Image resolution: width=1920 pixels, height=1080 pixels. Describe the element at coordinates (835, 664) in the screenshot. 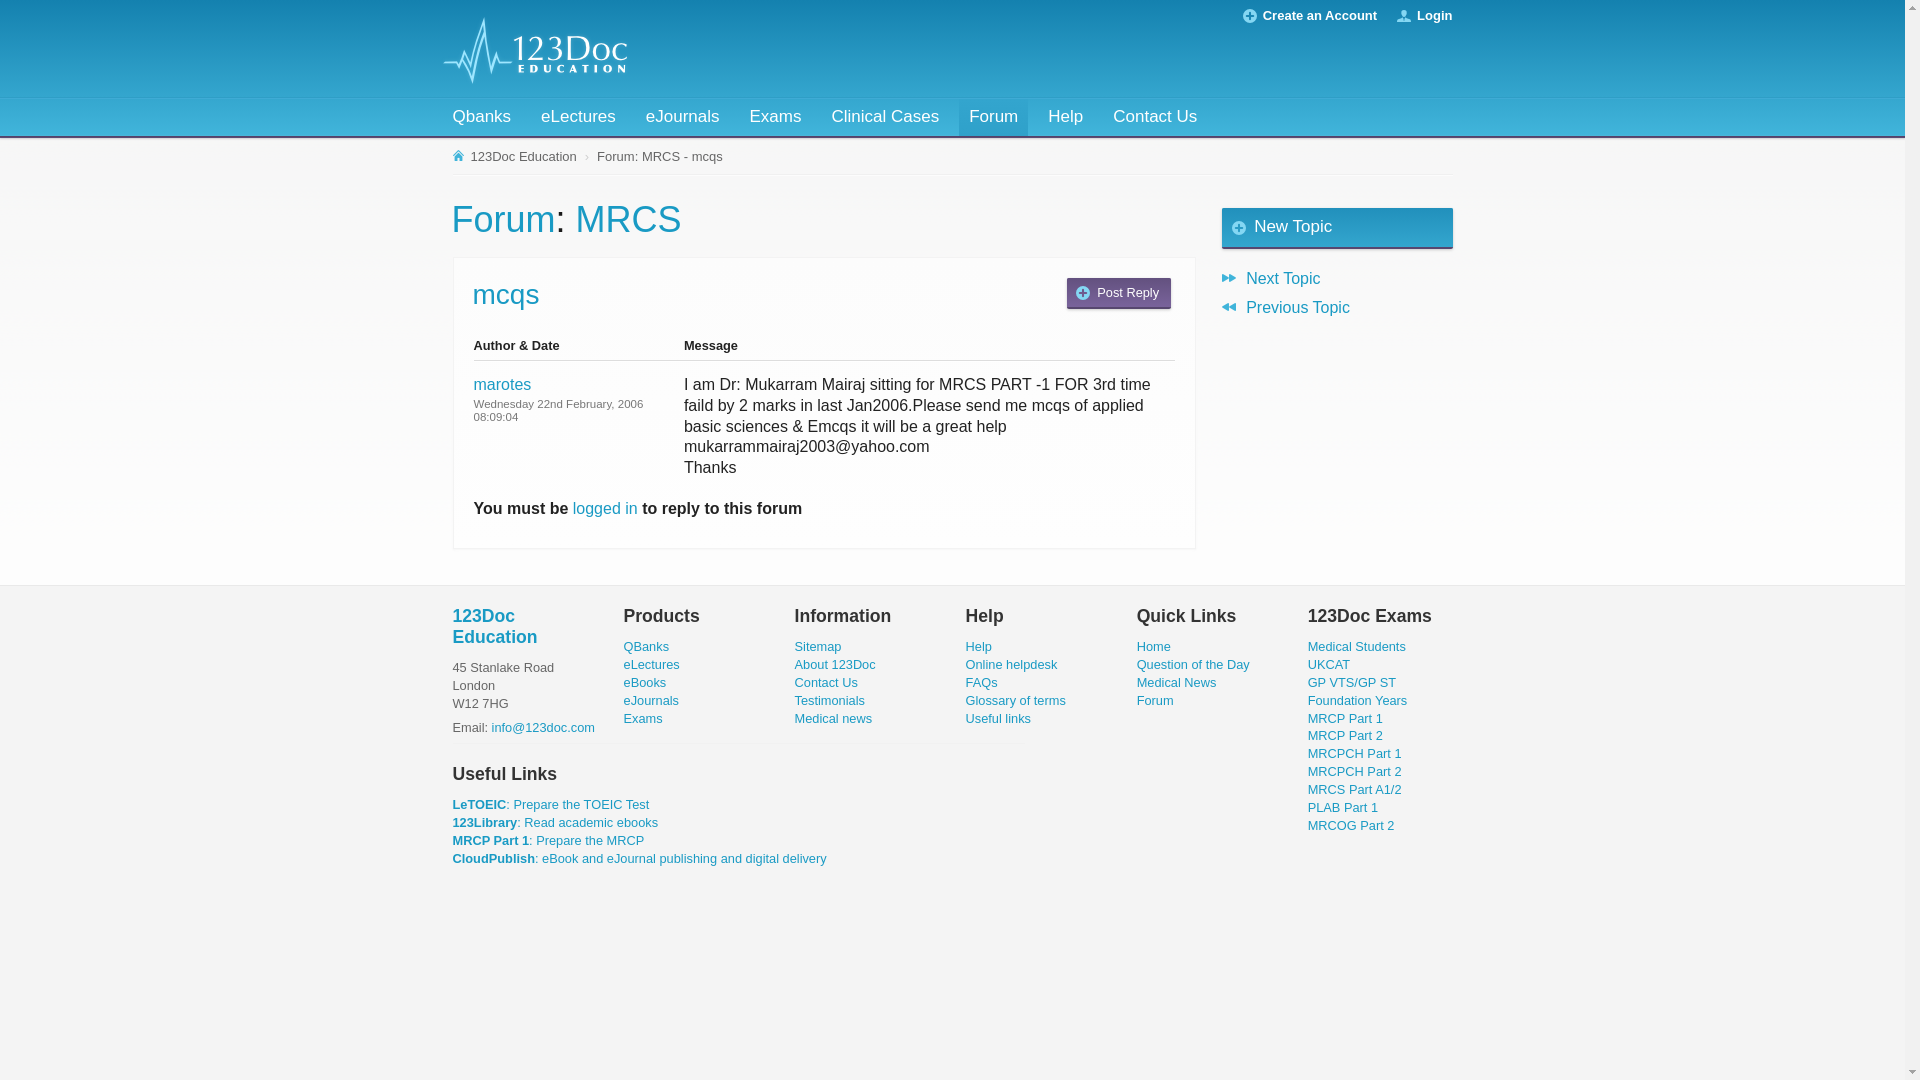

I see `'About 123Doc'` at that location.